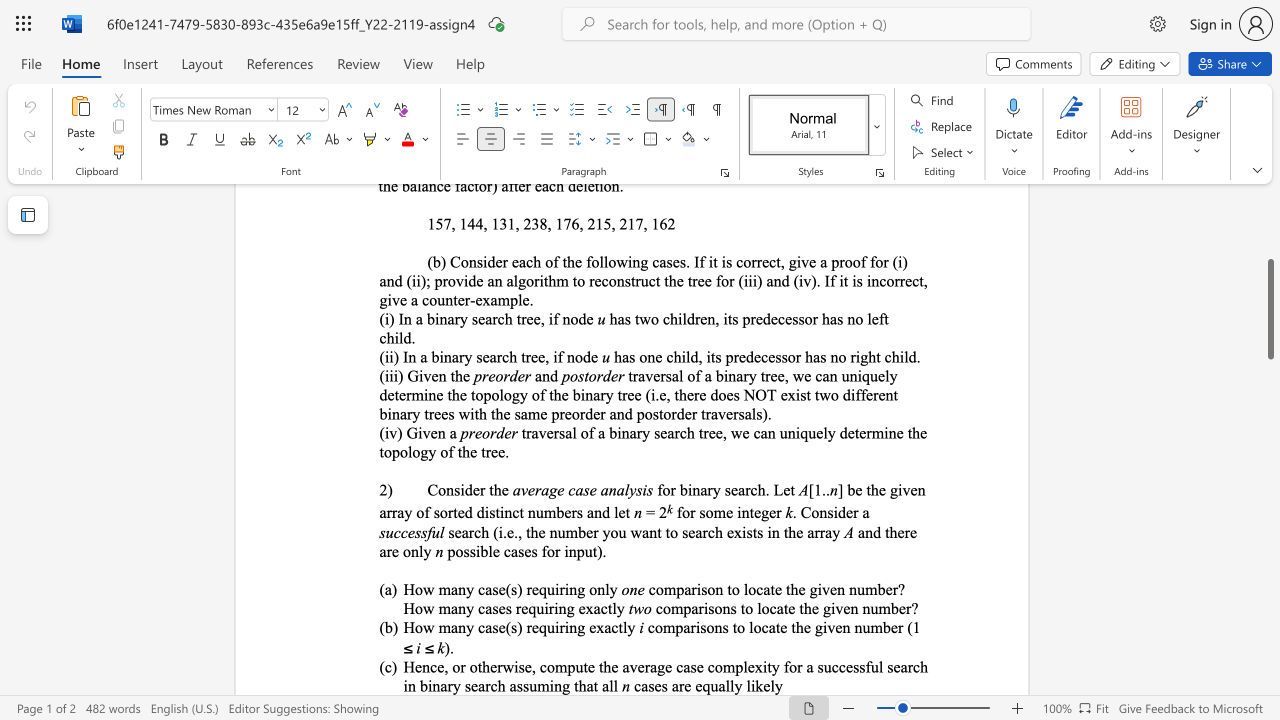  Describe the element at coordinates (671, 685) in the screenshot. I see `the subset text "are equally" within the text "cases are equally likely"` at that location.